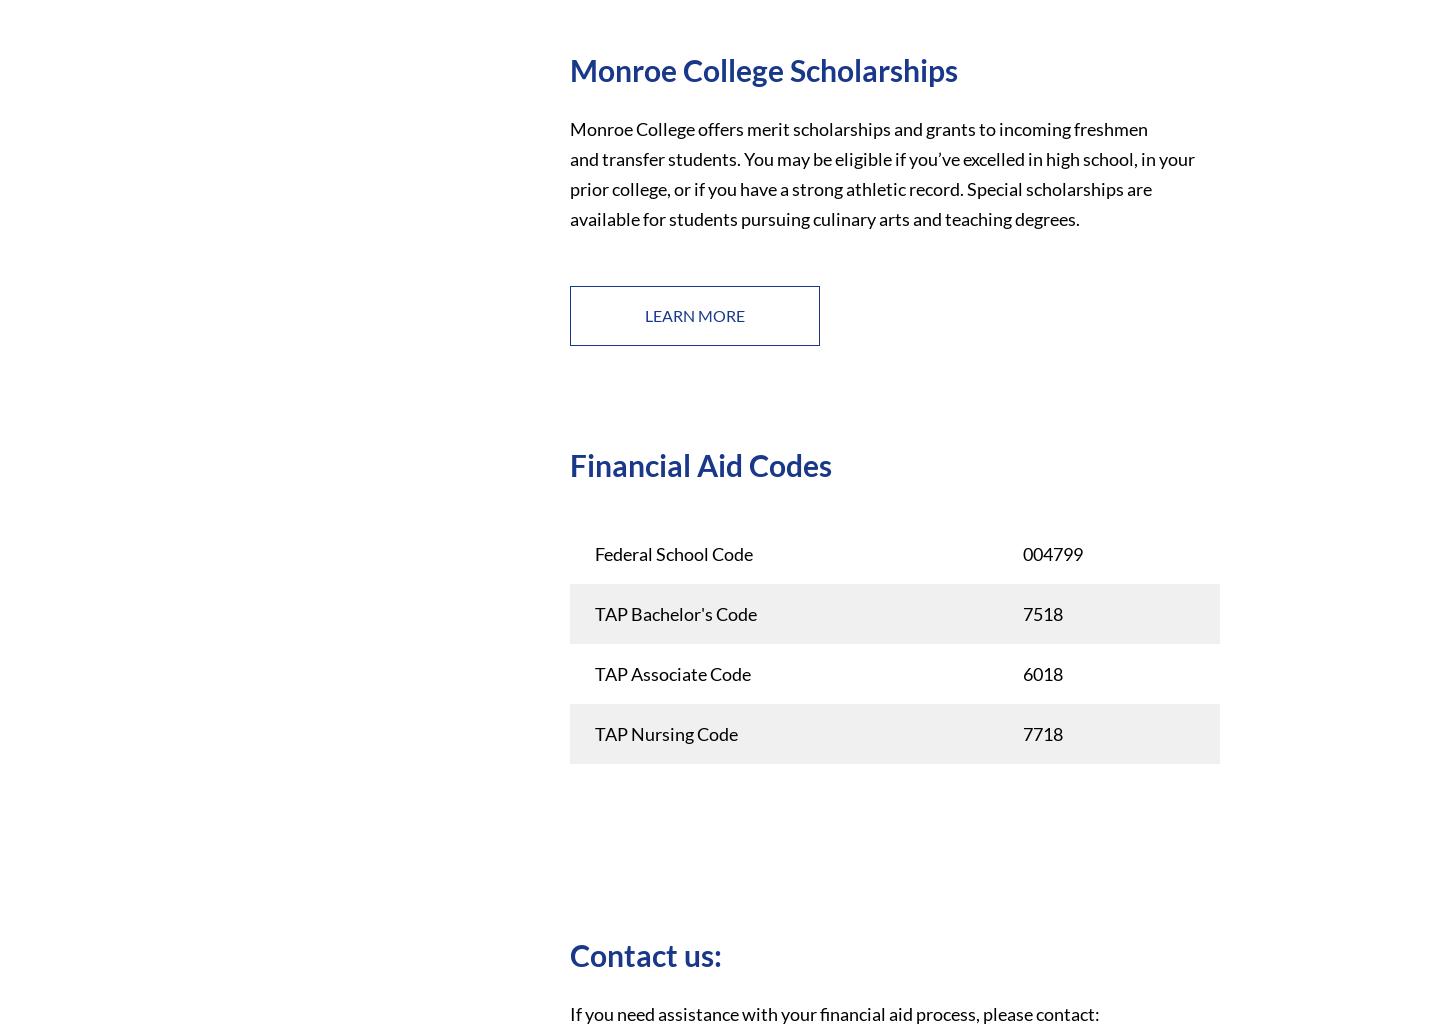  I want to click on '004799', so click(1021, 553).